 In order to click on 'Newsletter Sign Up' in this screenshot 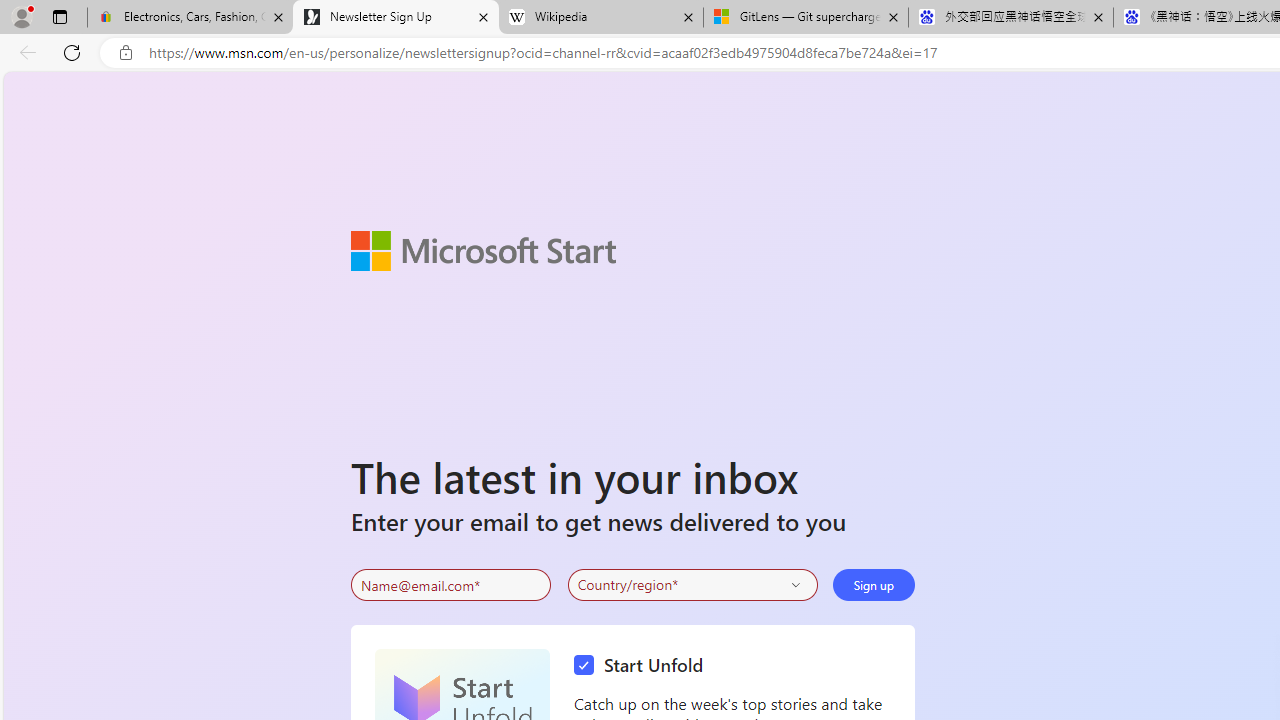, I will do `click(396, 17)`.